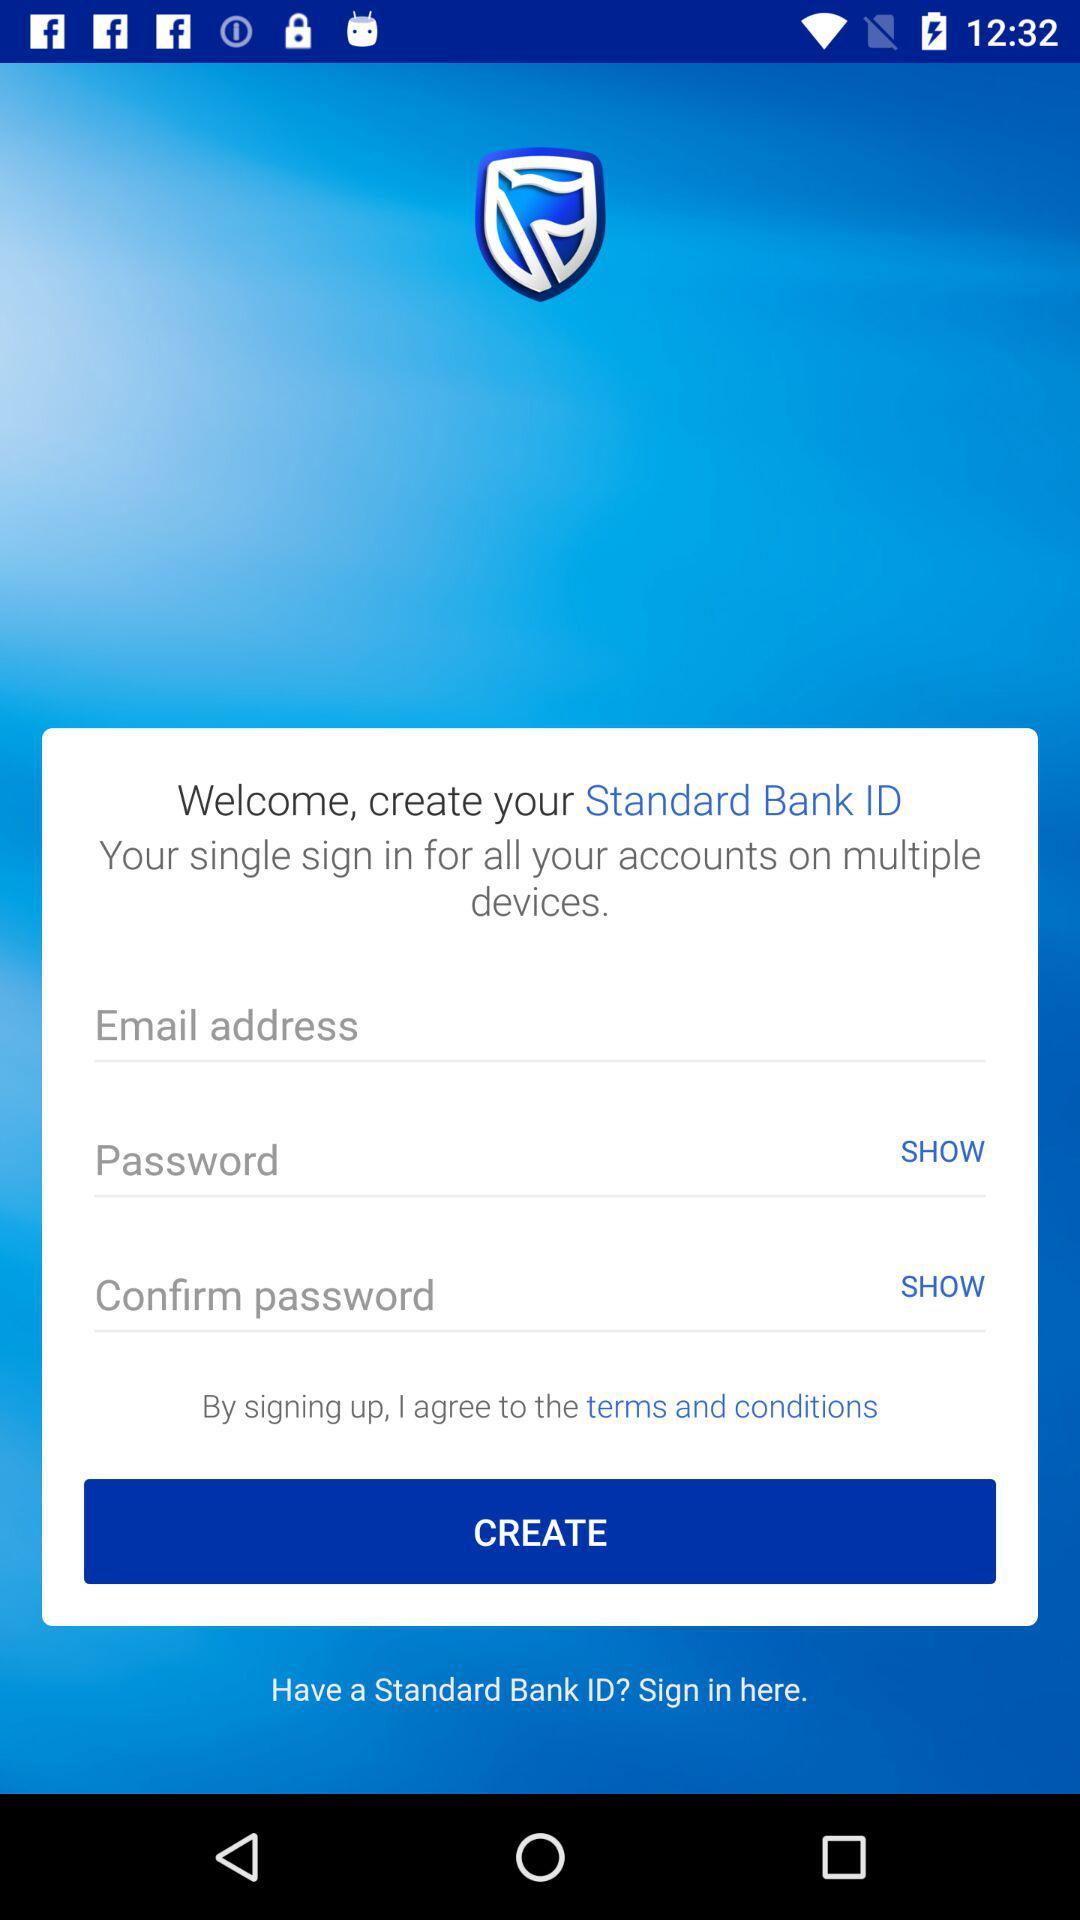 This screenshot has width=1080, height=1920. What do you see at coordinates (540, 1404) in the screenshot?
I see `the icon above the create` at bounding box center [540, 1404].